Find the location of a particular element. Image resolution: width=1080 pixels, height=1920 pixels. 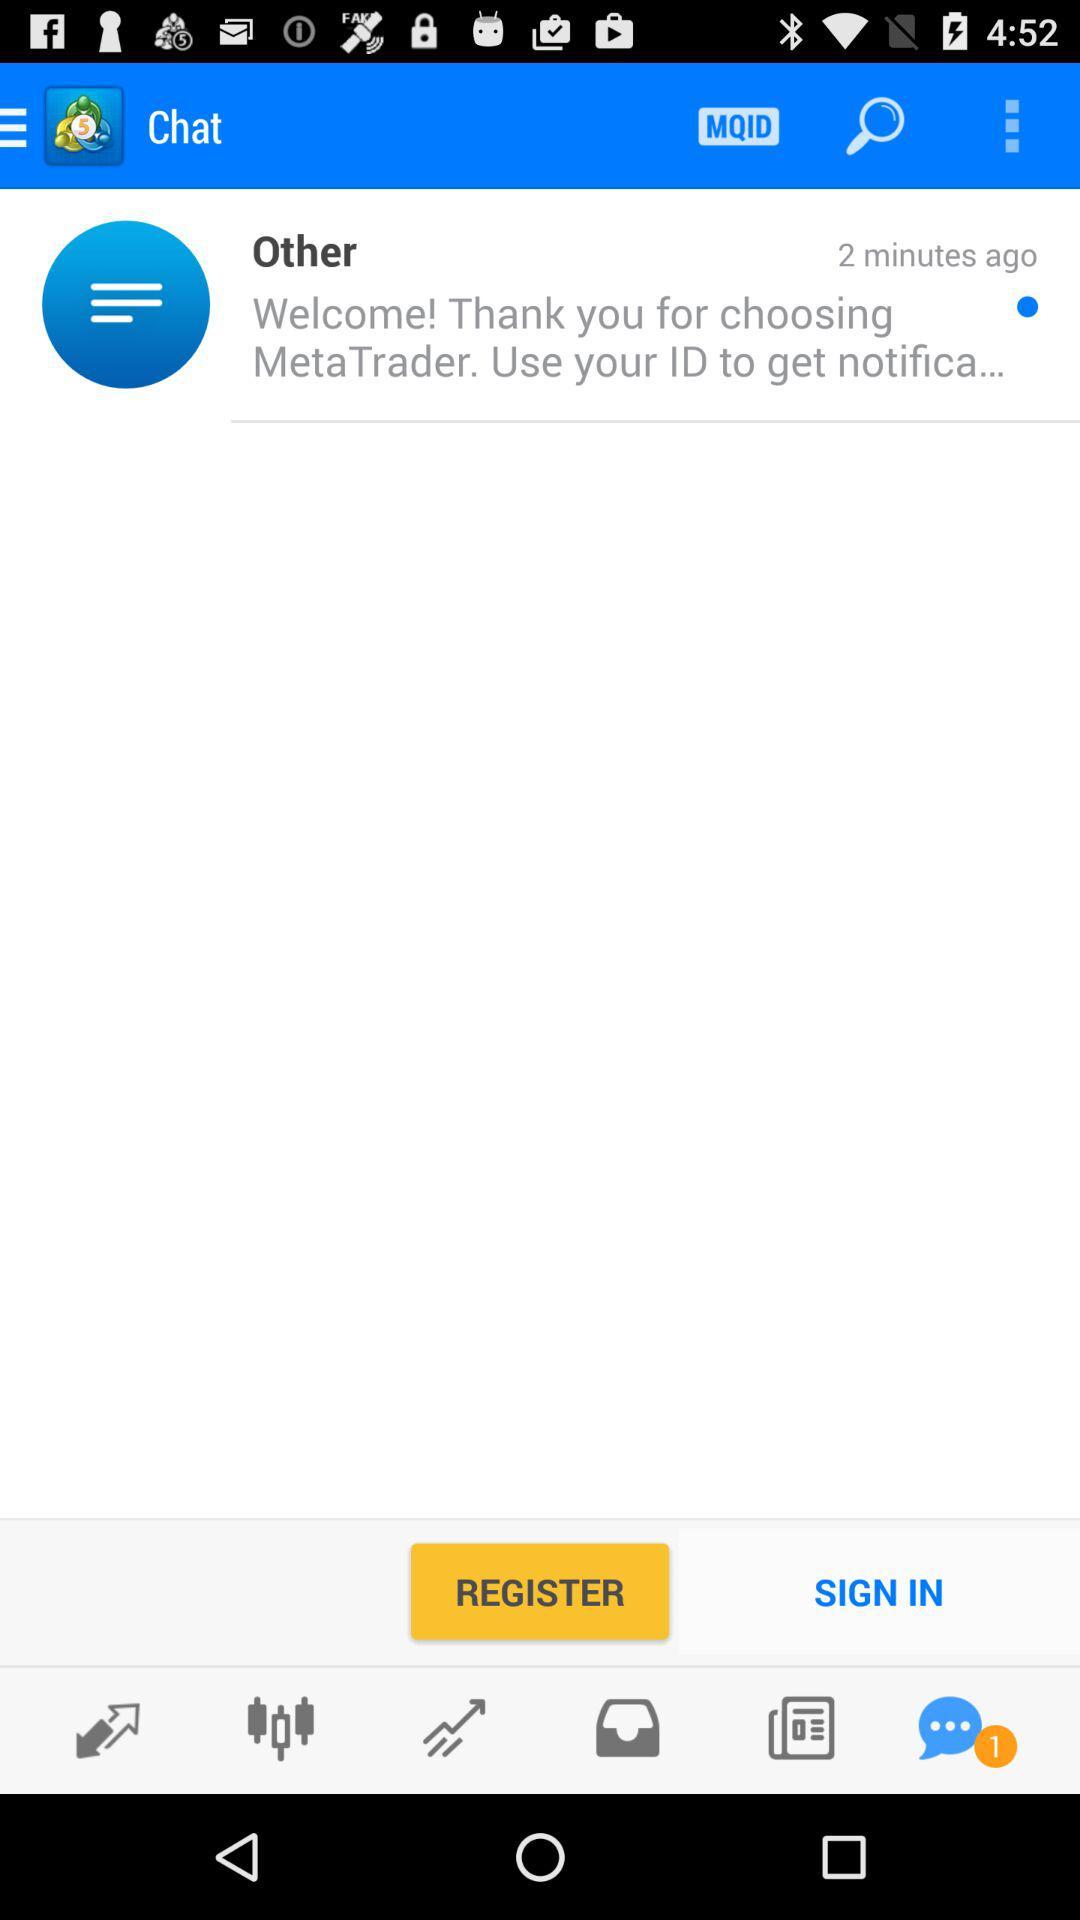

the icon below welcome thank you is located at coordinates (878, 1590).